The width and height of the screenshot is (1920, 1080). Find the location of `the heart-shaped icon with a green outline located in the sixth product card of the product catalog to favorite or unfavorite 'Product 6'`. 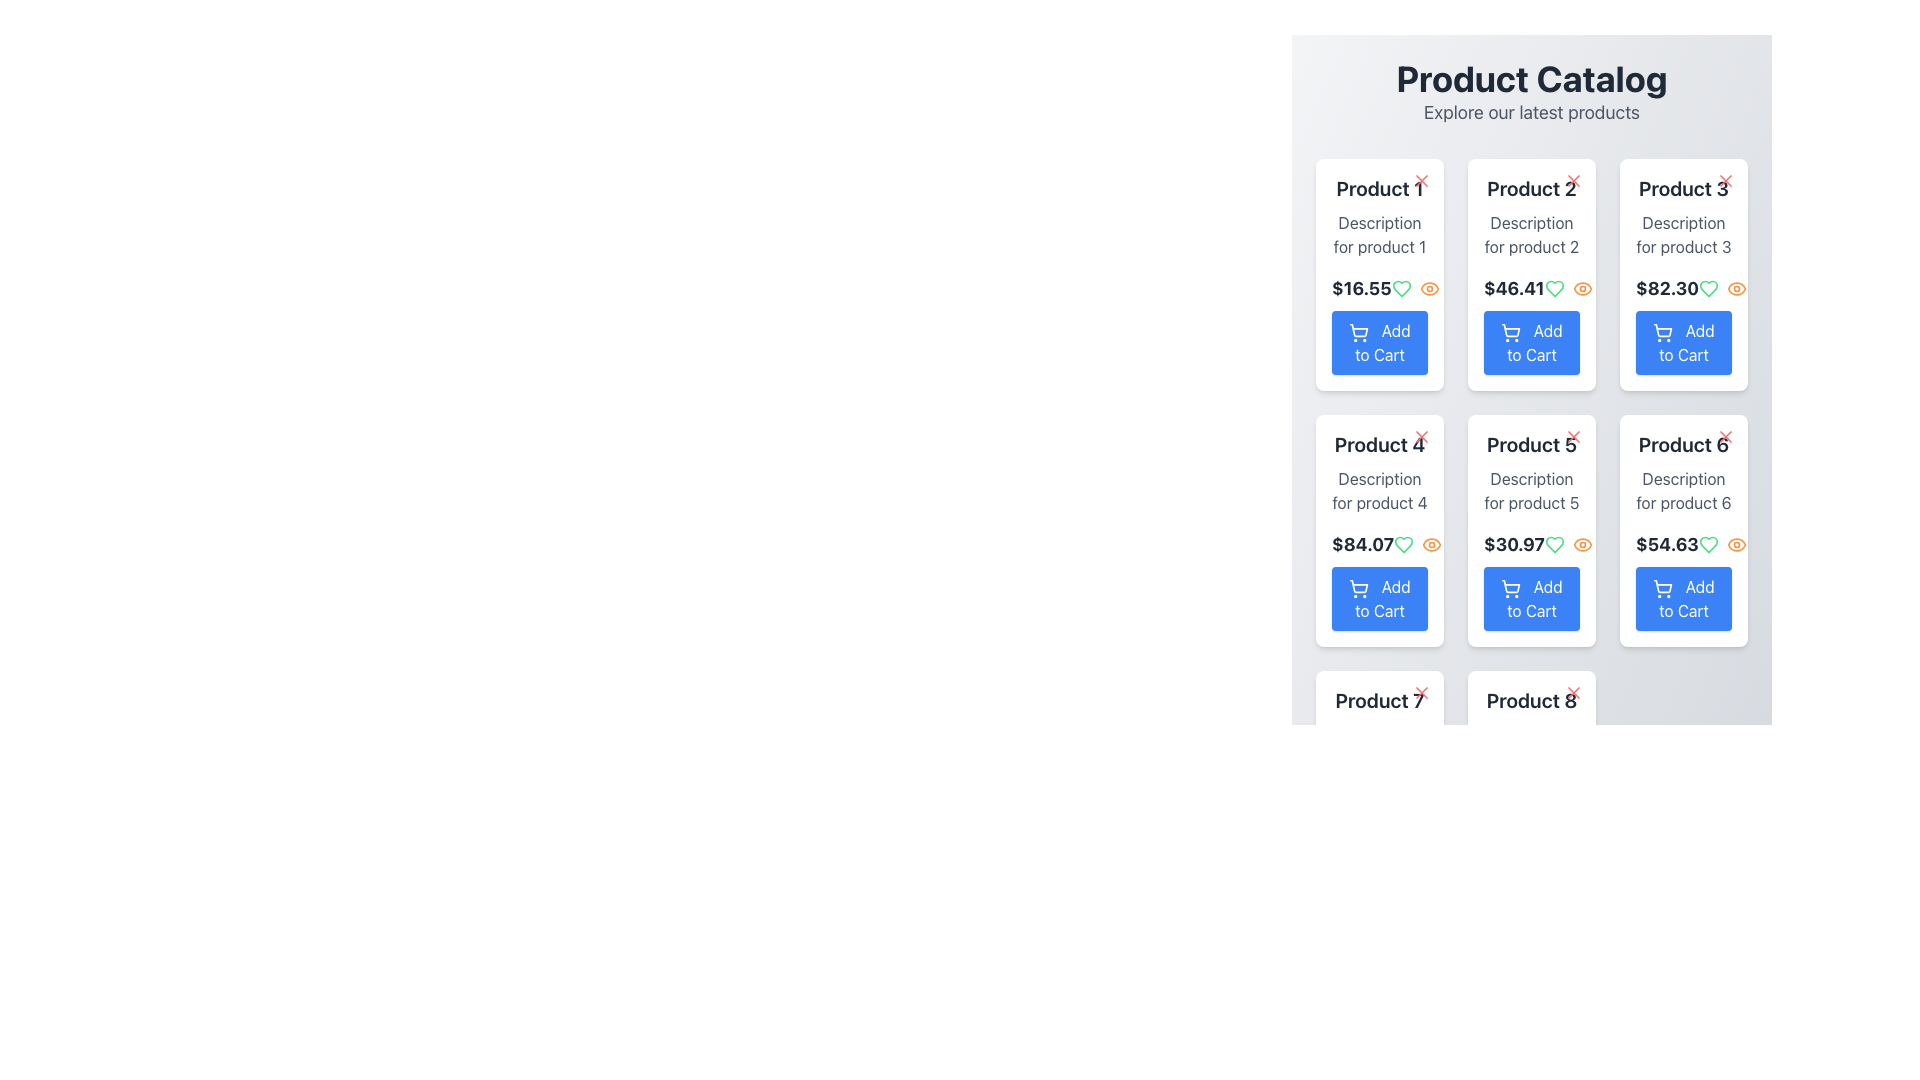

the heart-shaped icon with a green outline located in the sixth product card of the product catalog to favorite or unfavorite 'Product 6' is located at coordinates (1553, 289).